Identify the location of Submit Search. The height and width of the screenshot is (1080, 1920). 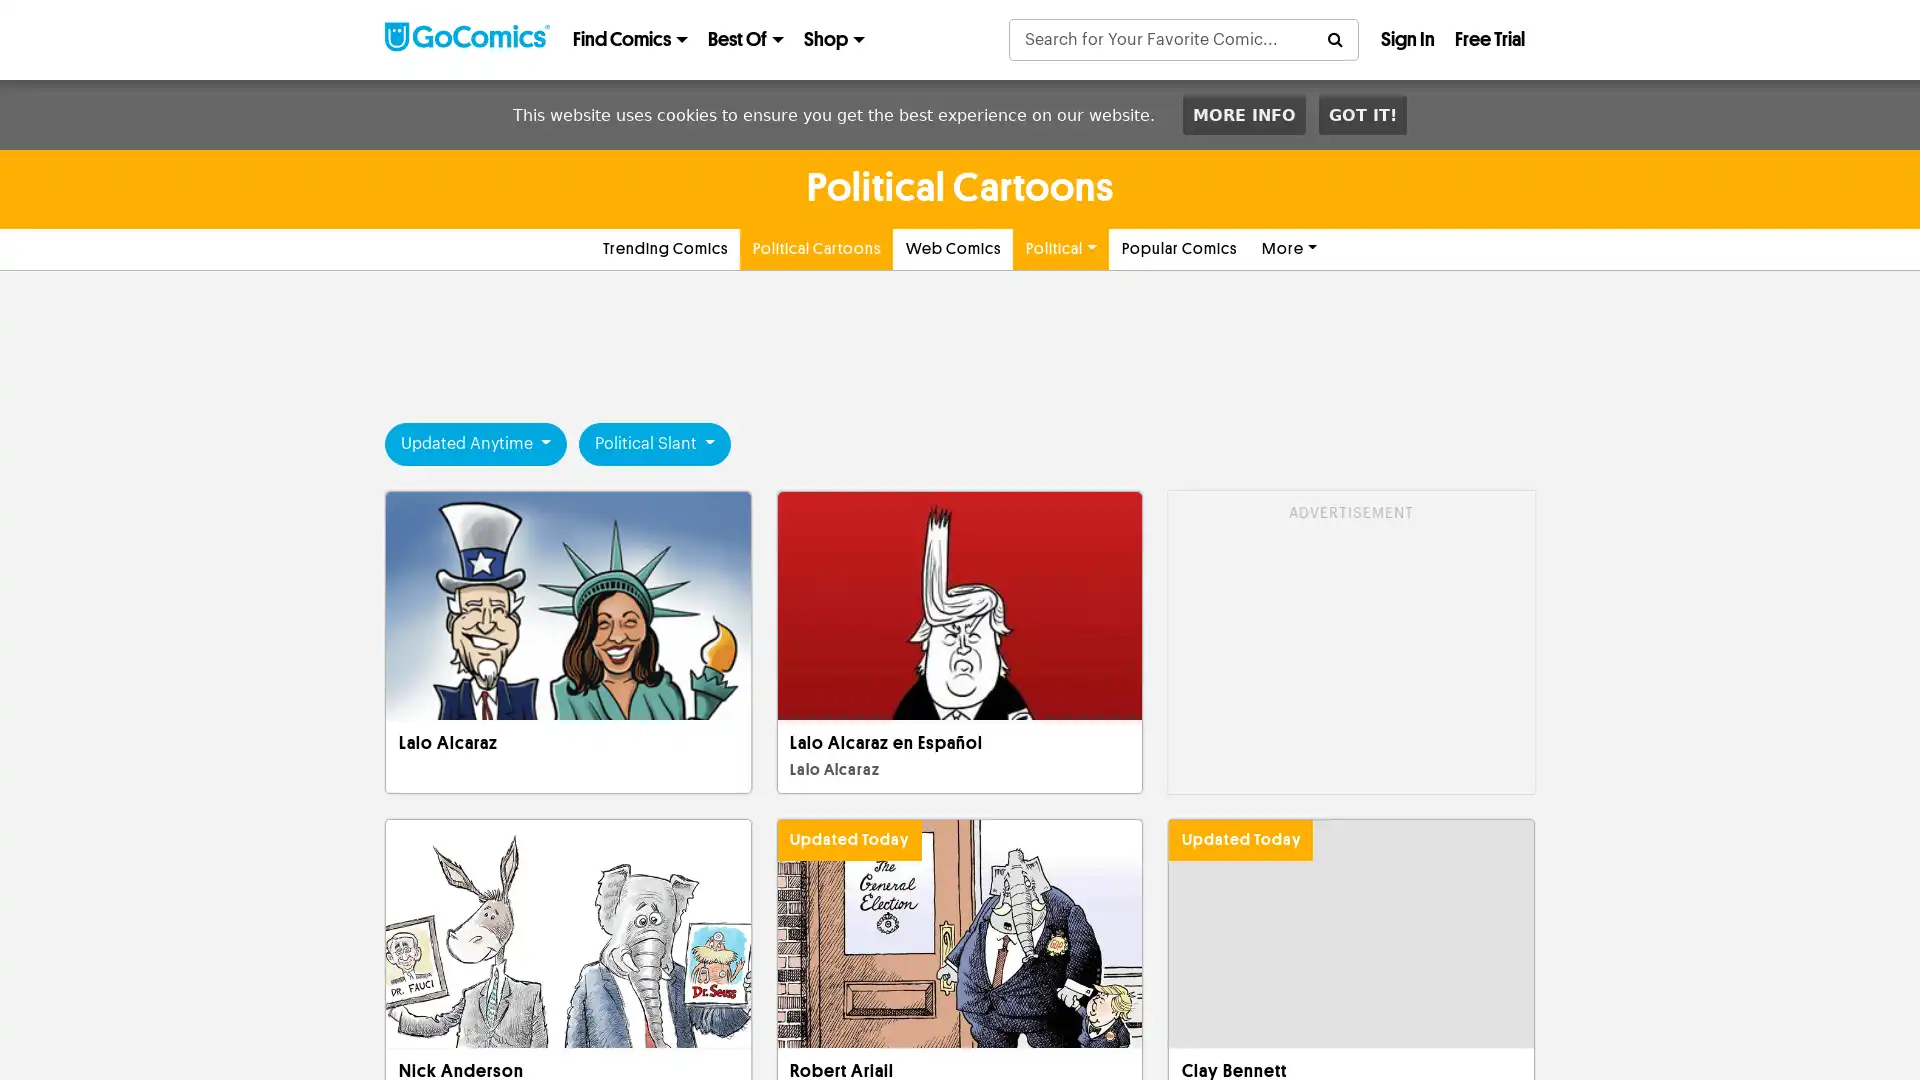
(1334, 39).